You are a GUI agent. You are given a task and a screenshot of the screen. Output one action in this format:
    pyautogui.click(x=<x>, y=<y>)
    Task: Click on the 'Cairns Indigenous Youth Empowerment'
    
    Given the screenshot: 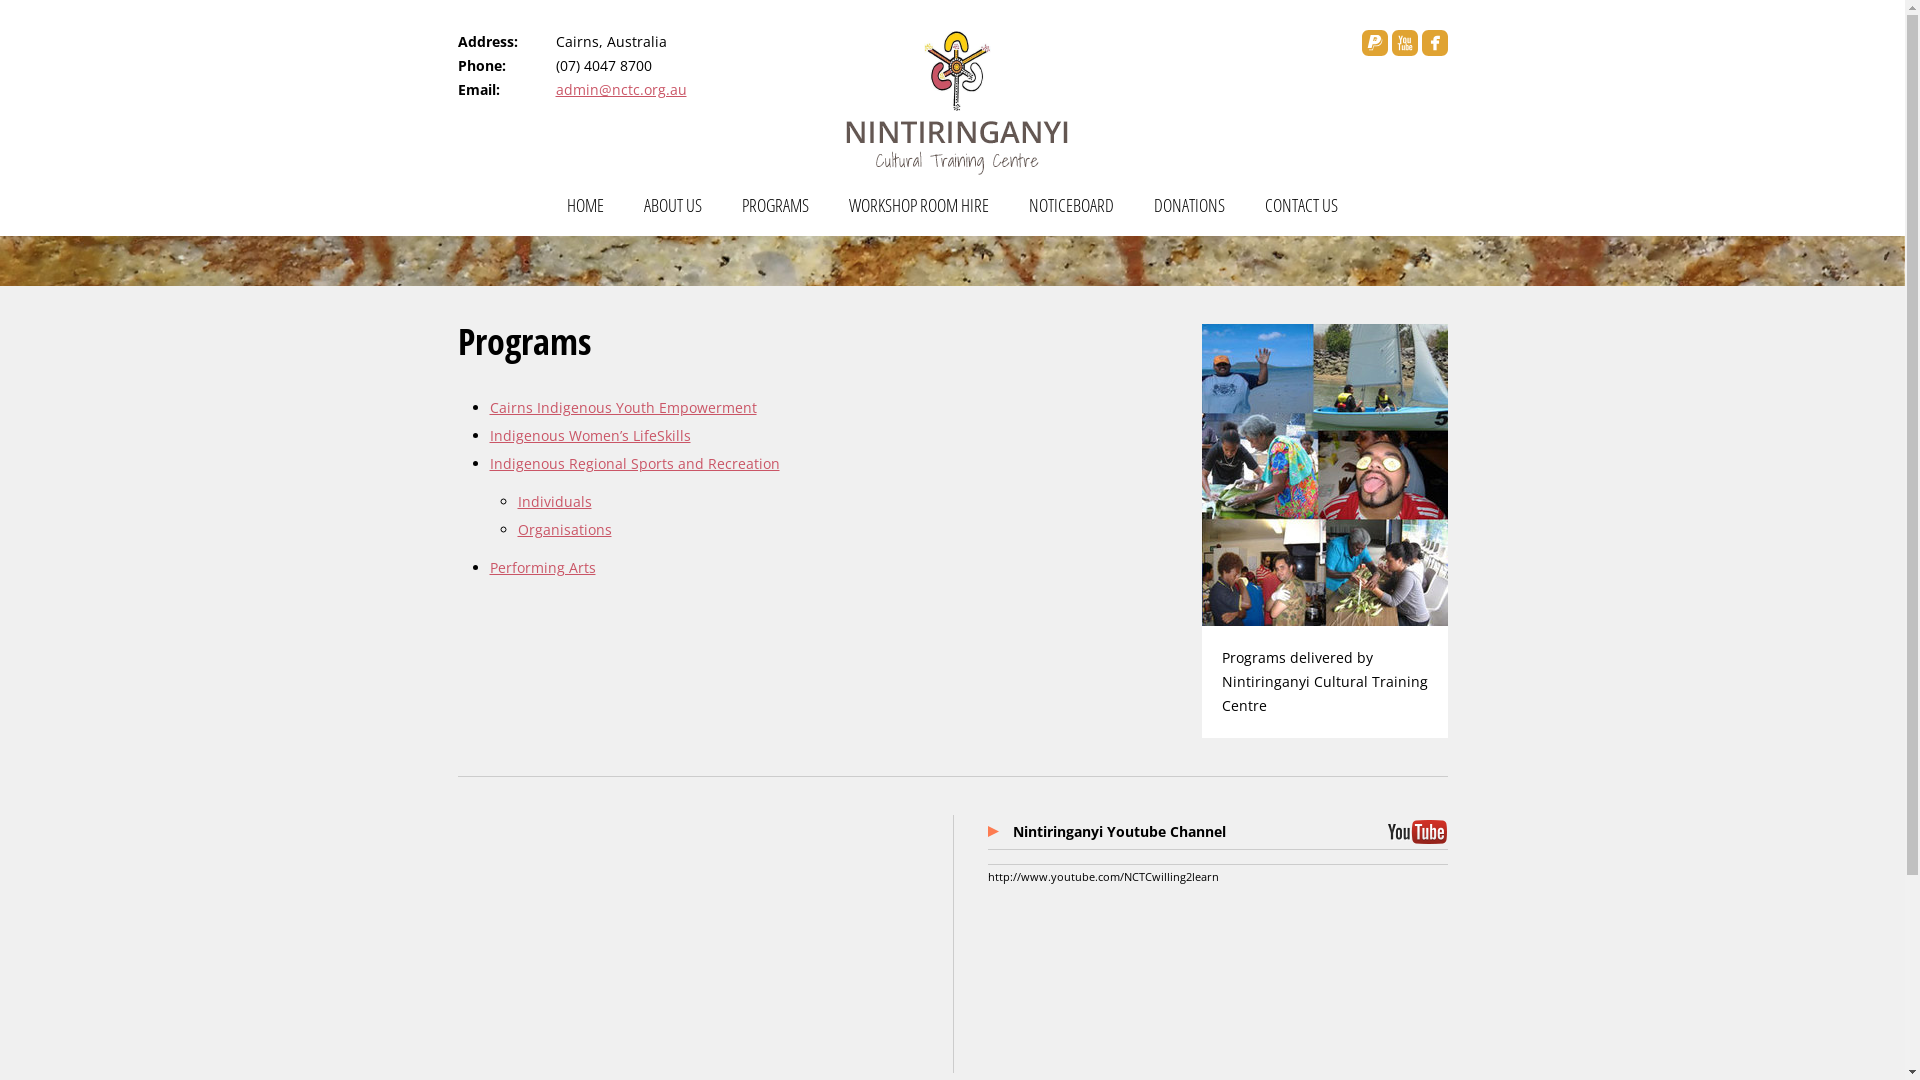 What is the action you would take?
    pyautogui.click(x=622, y=406)
    